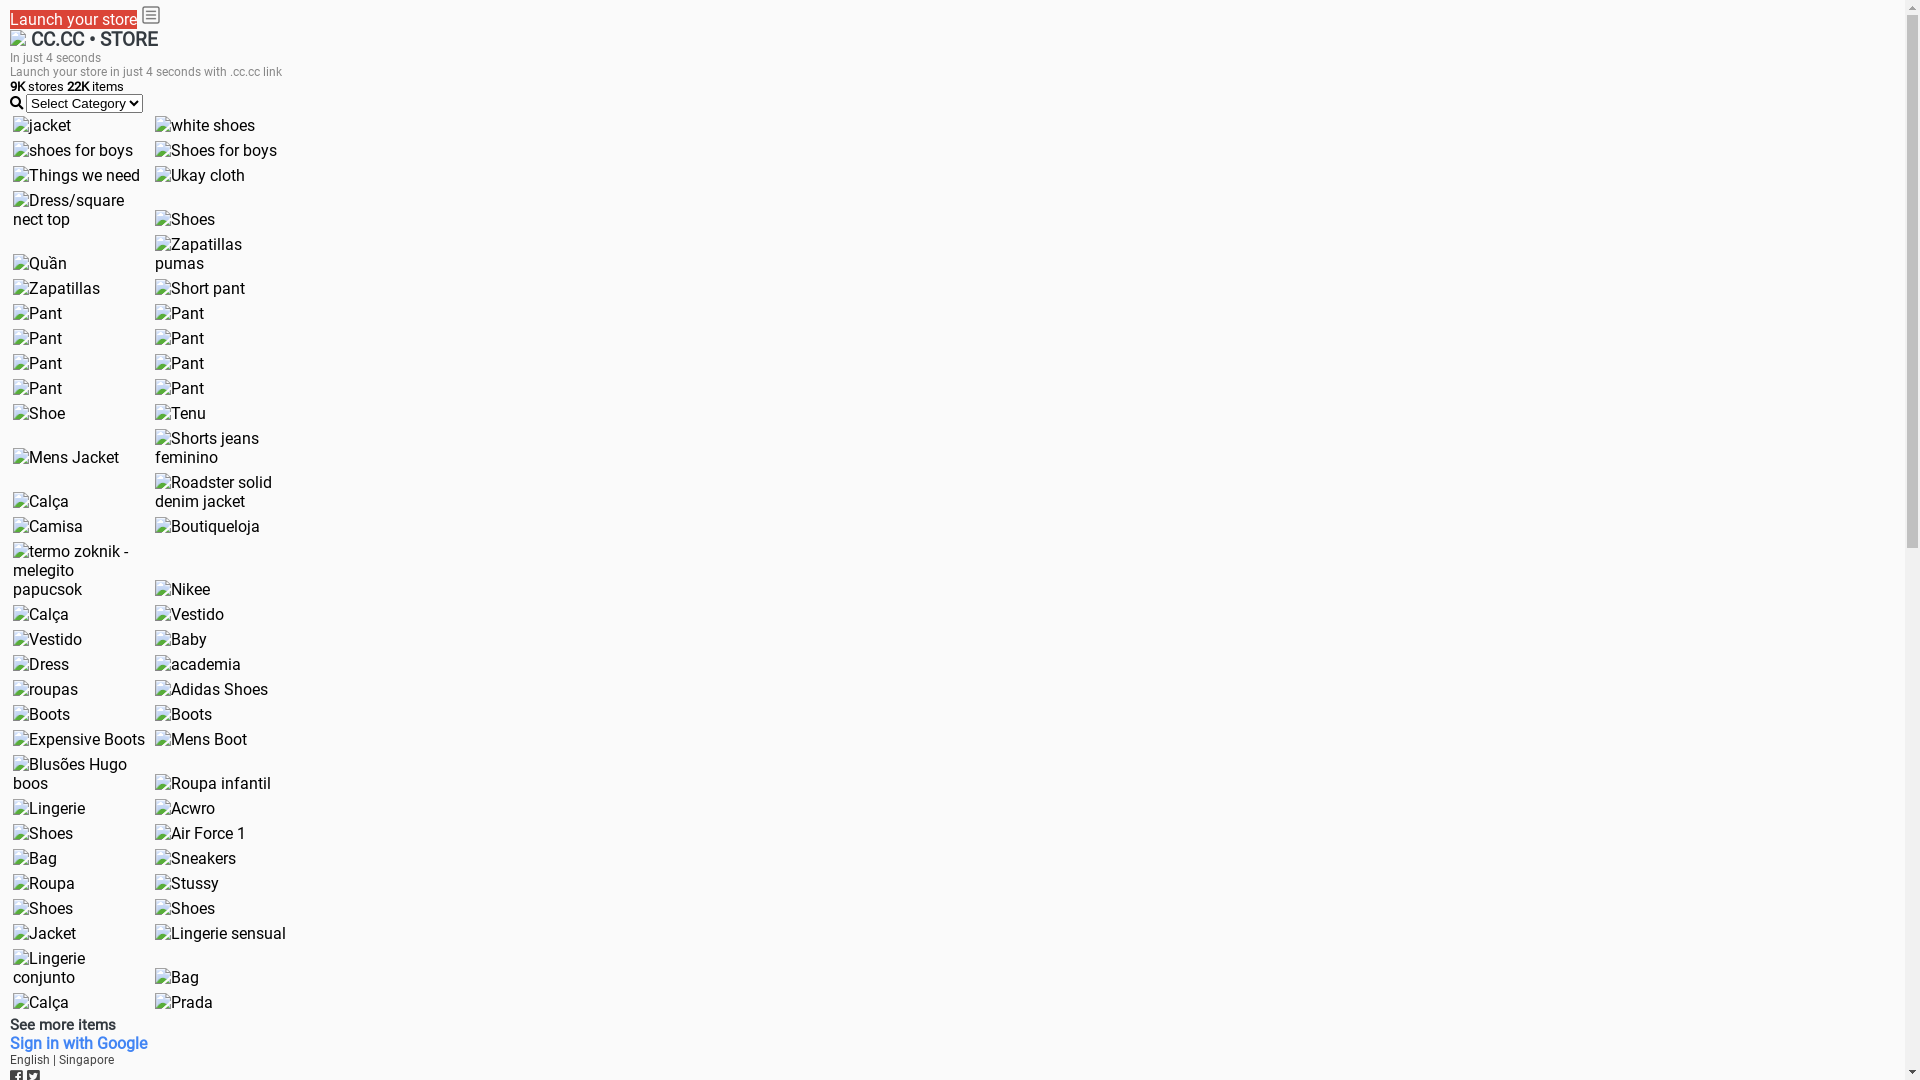 This screenshot has height=1080, width=1920. I want to click on 'Baby', so click(181, 639).